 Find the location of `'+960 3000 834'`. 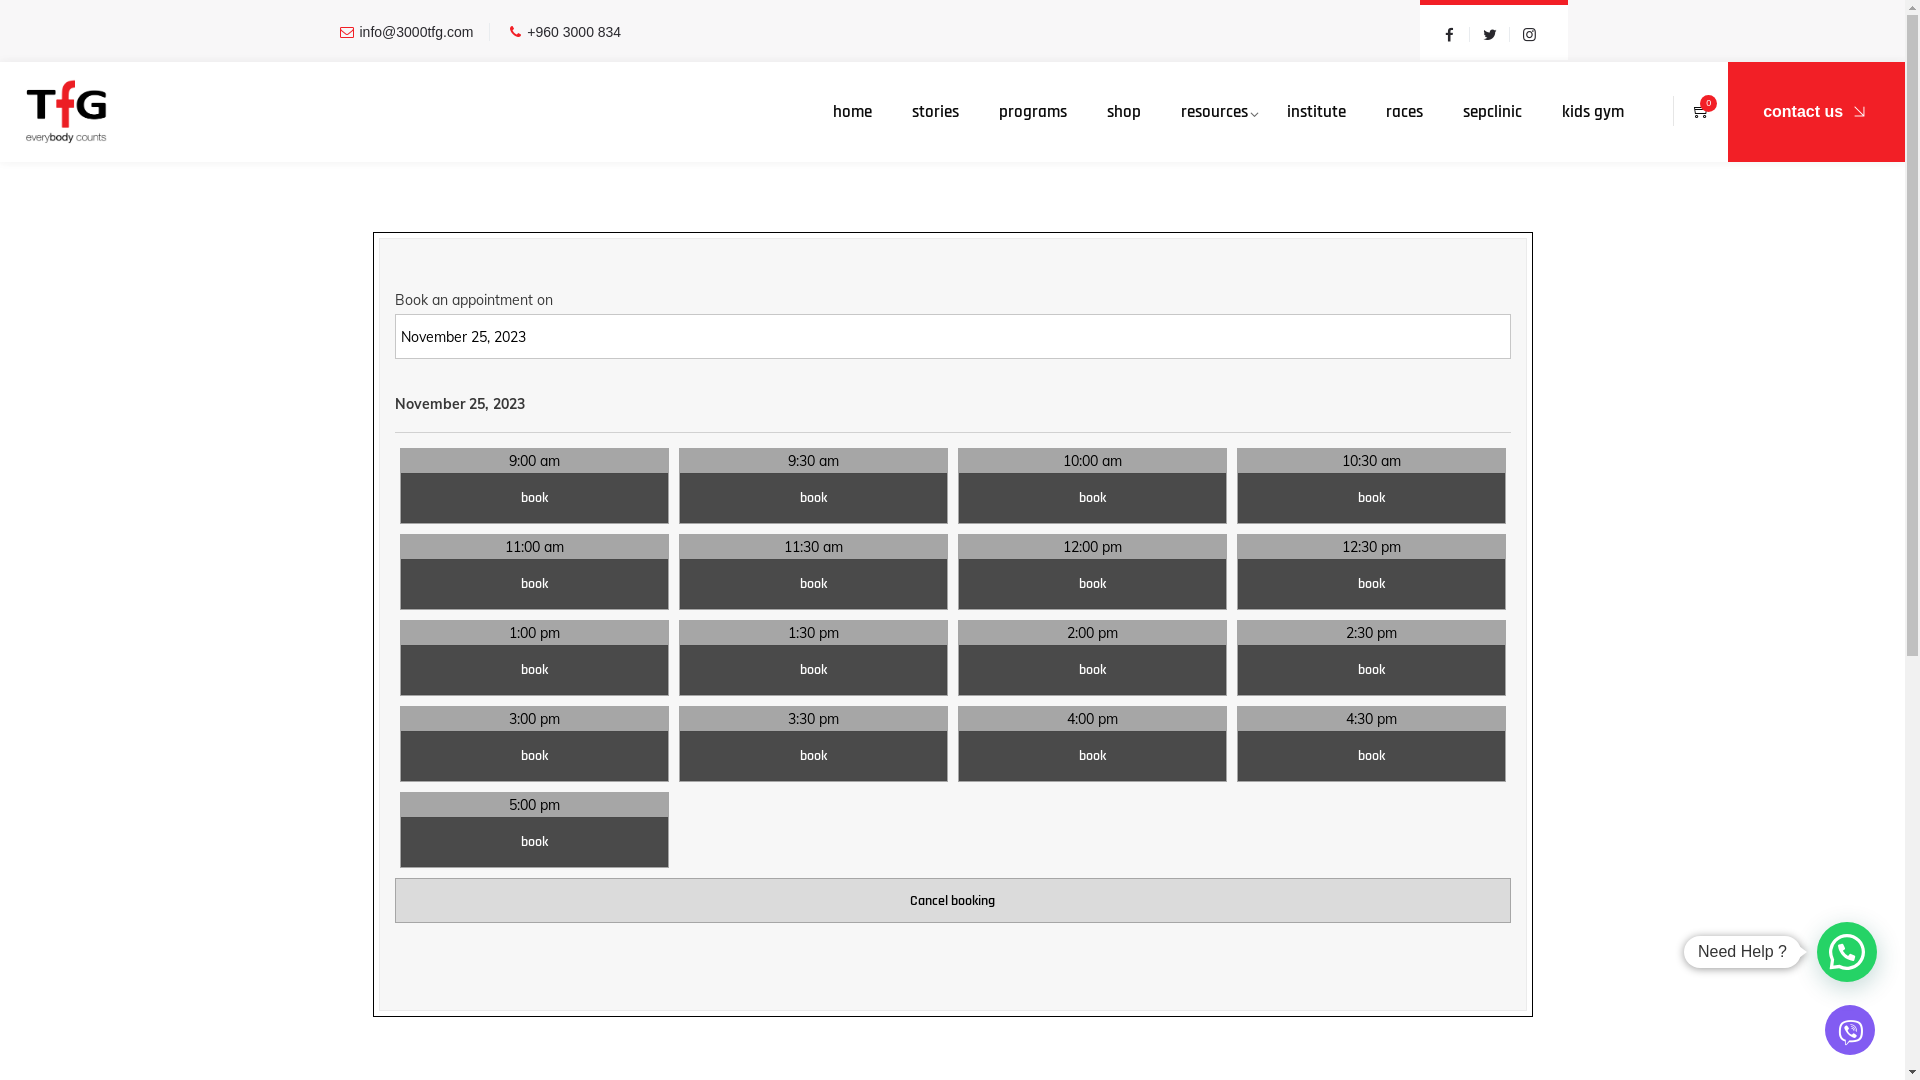

'+960 3000 834' is located at coordinates (573, 31).